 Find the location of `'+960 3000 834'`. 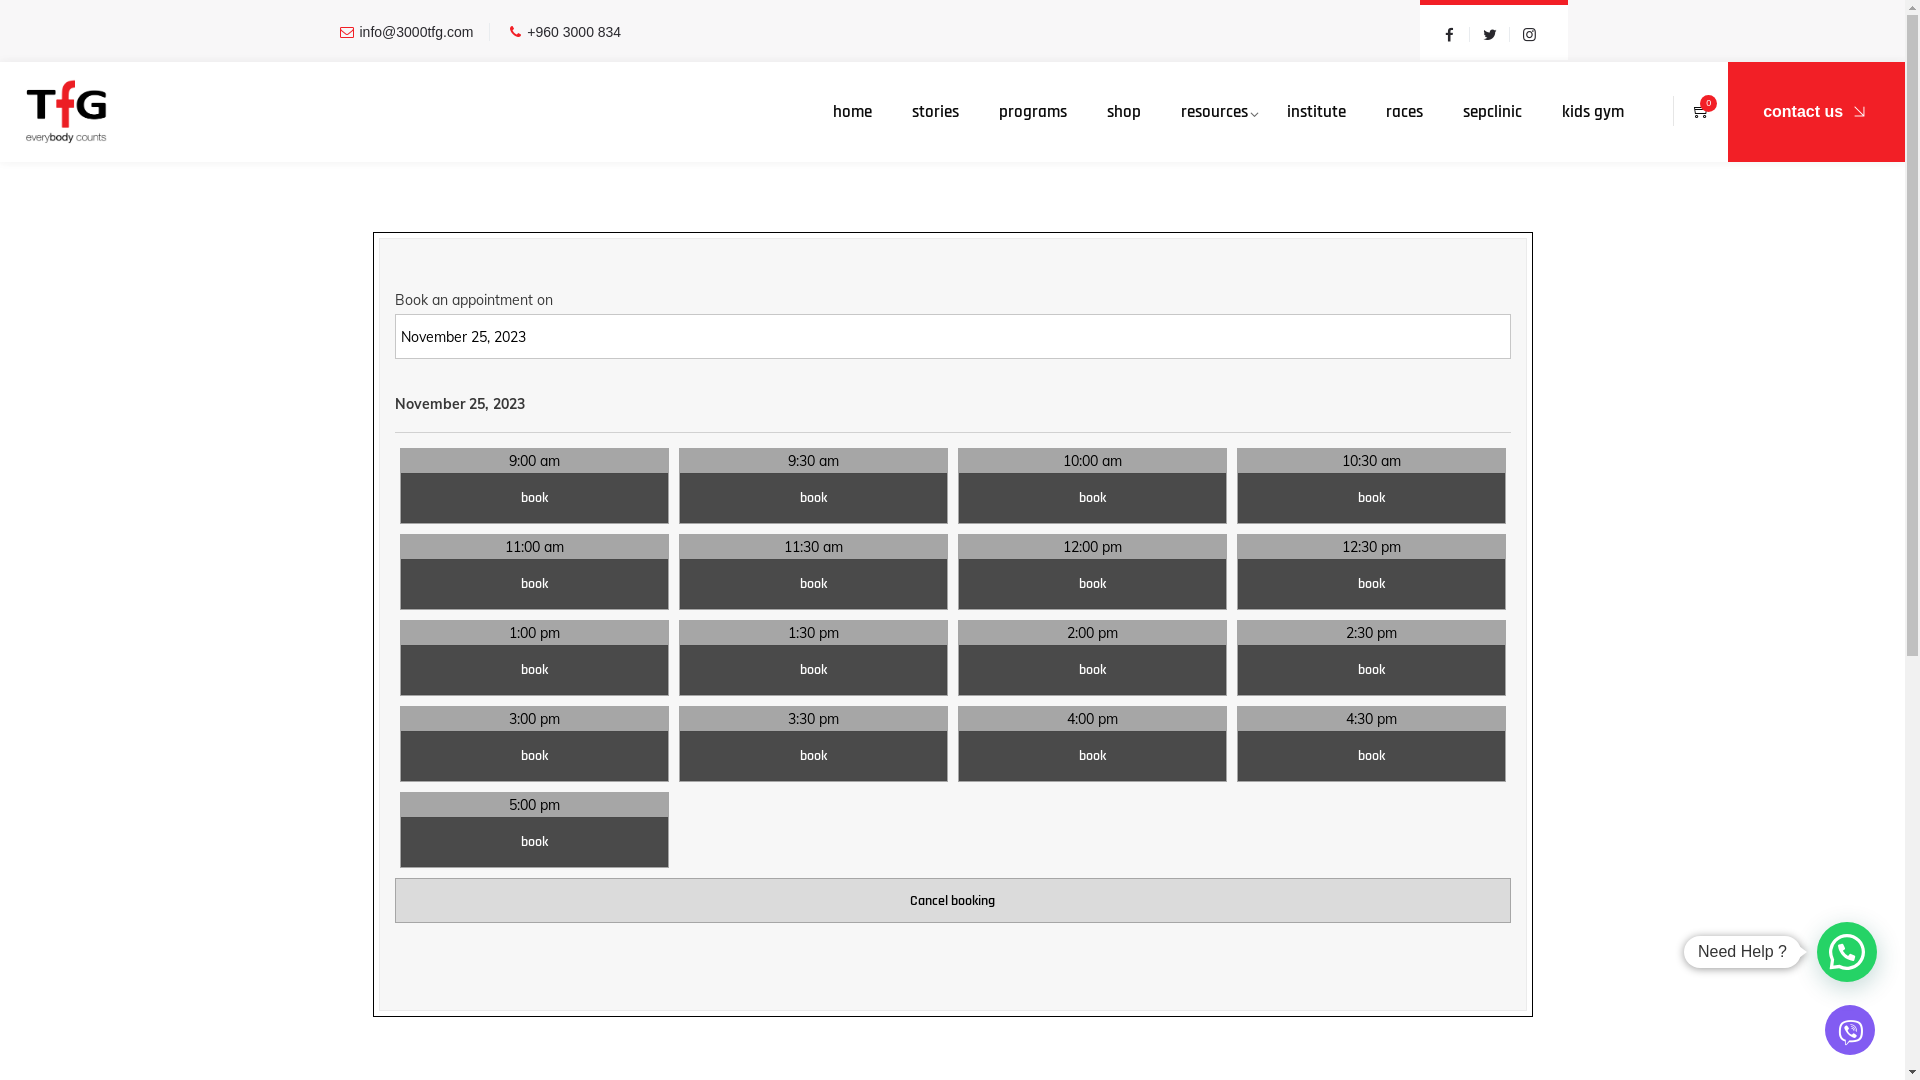

'+960 3000 834' is located at coordinates (573, 31).